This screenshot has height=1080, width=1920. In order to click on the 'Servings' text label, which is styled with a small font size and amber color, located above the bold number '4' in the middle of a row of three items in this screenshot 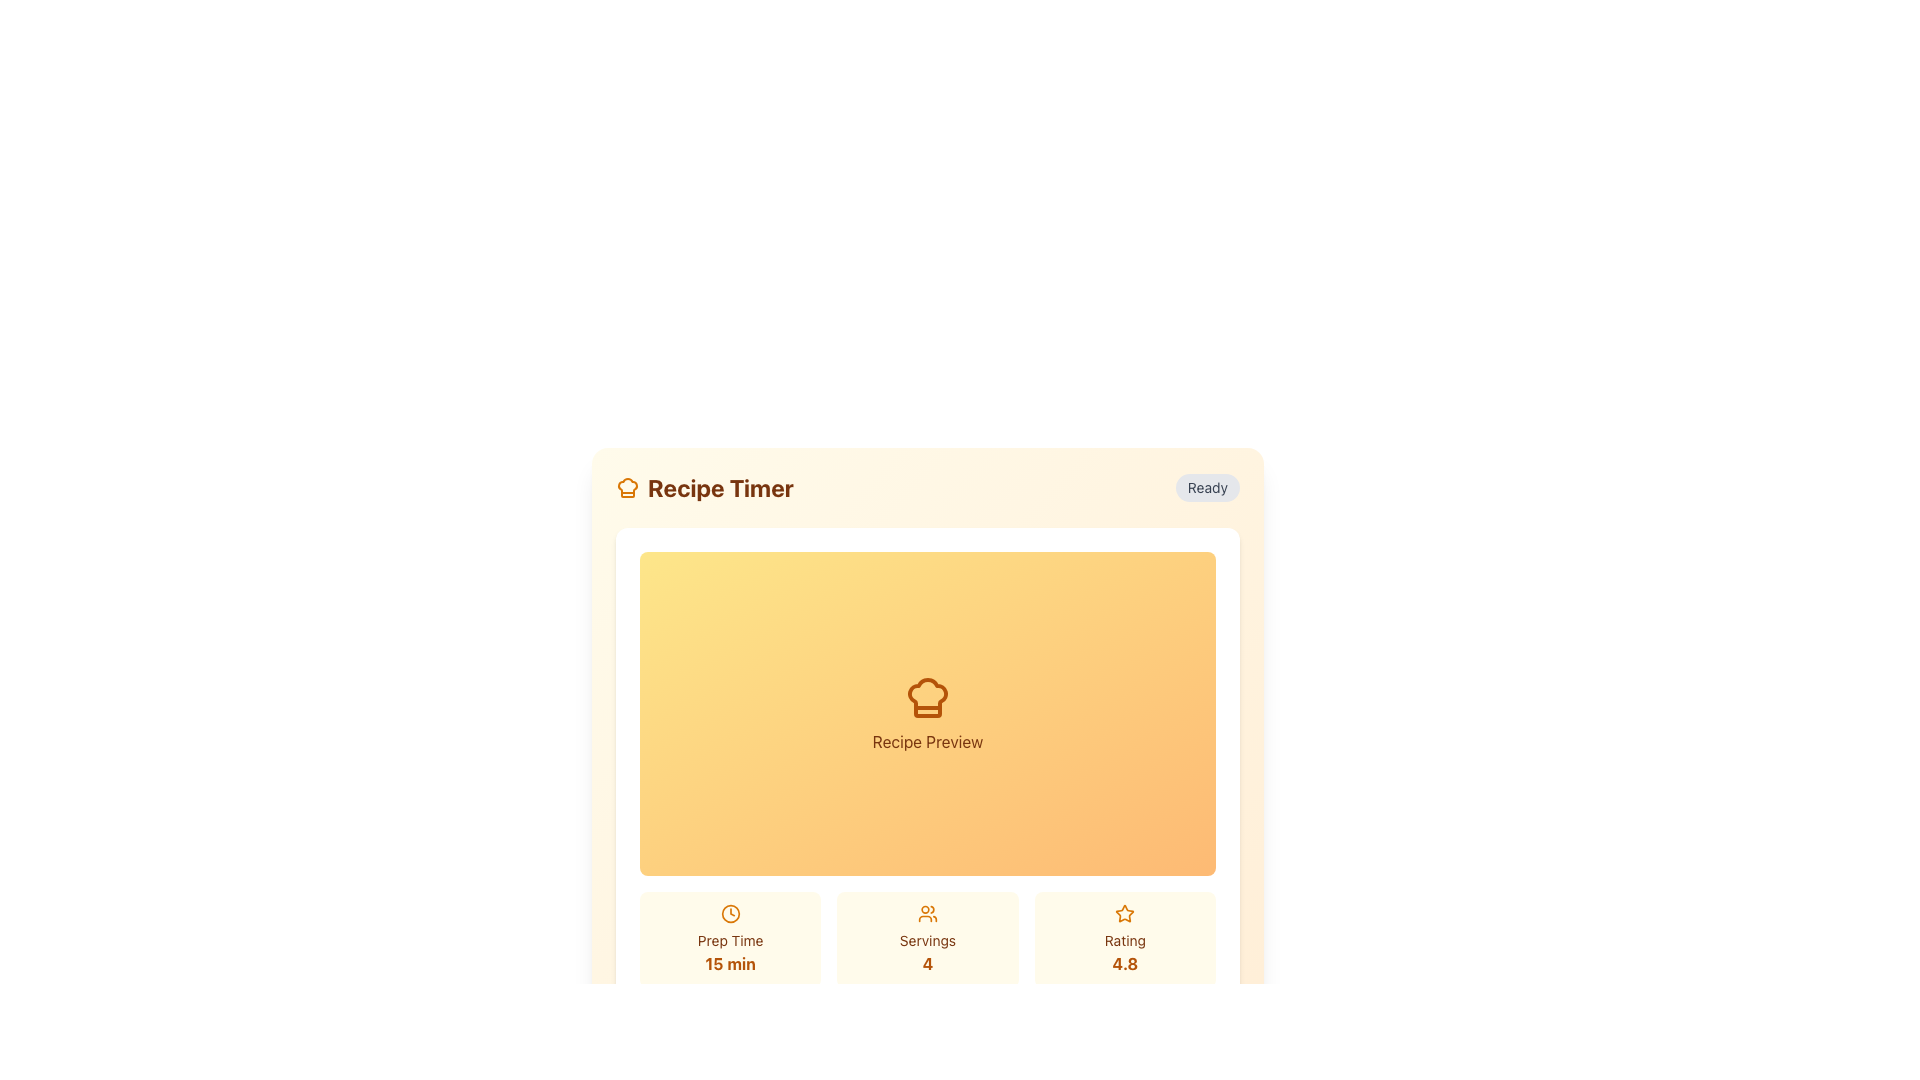, I will do `click(926, 940)`.